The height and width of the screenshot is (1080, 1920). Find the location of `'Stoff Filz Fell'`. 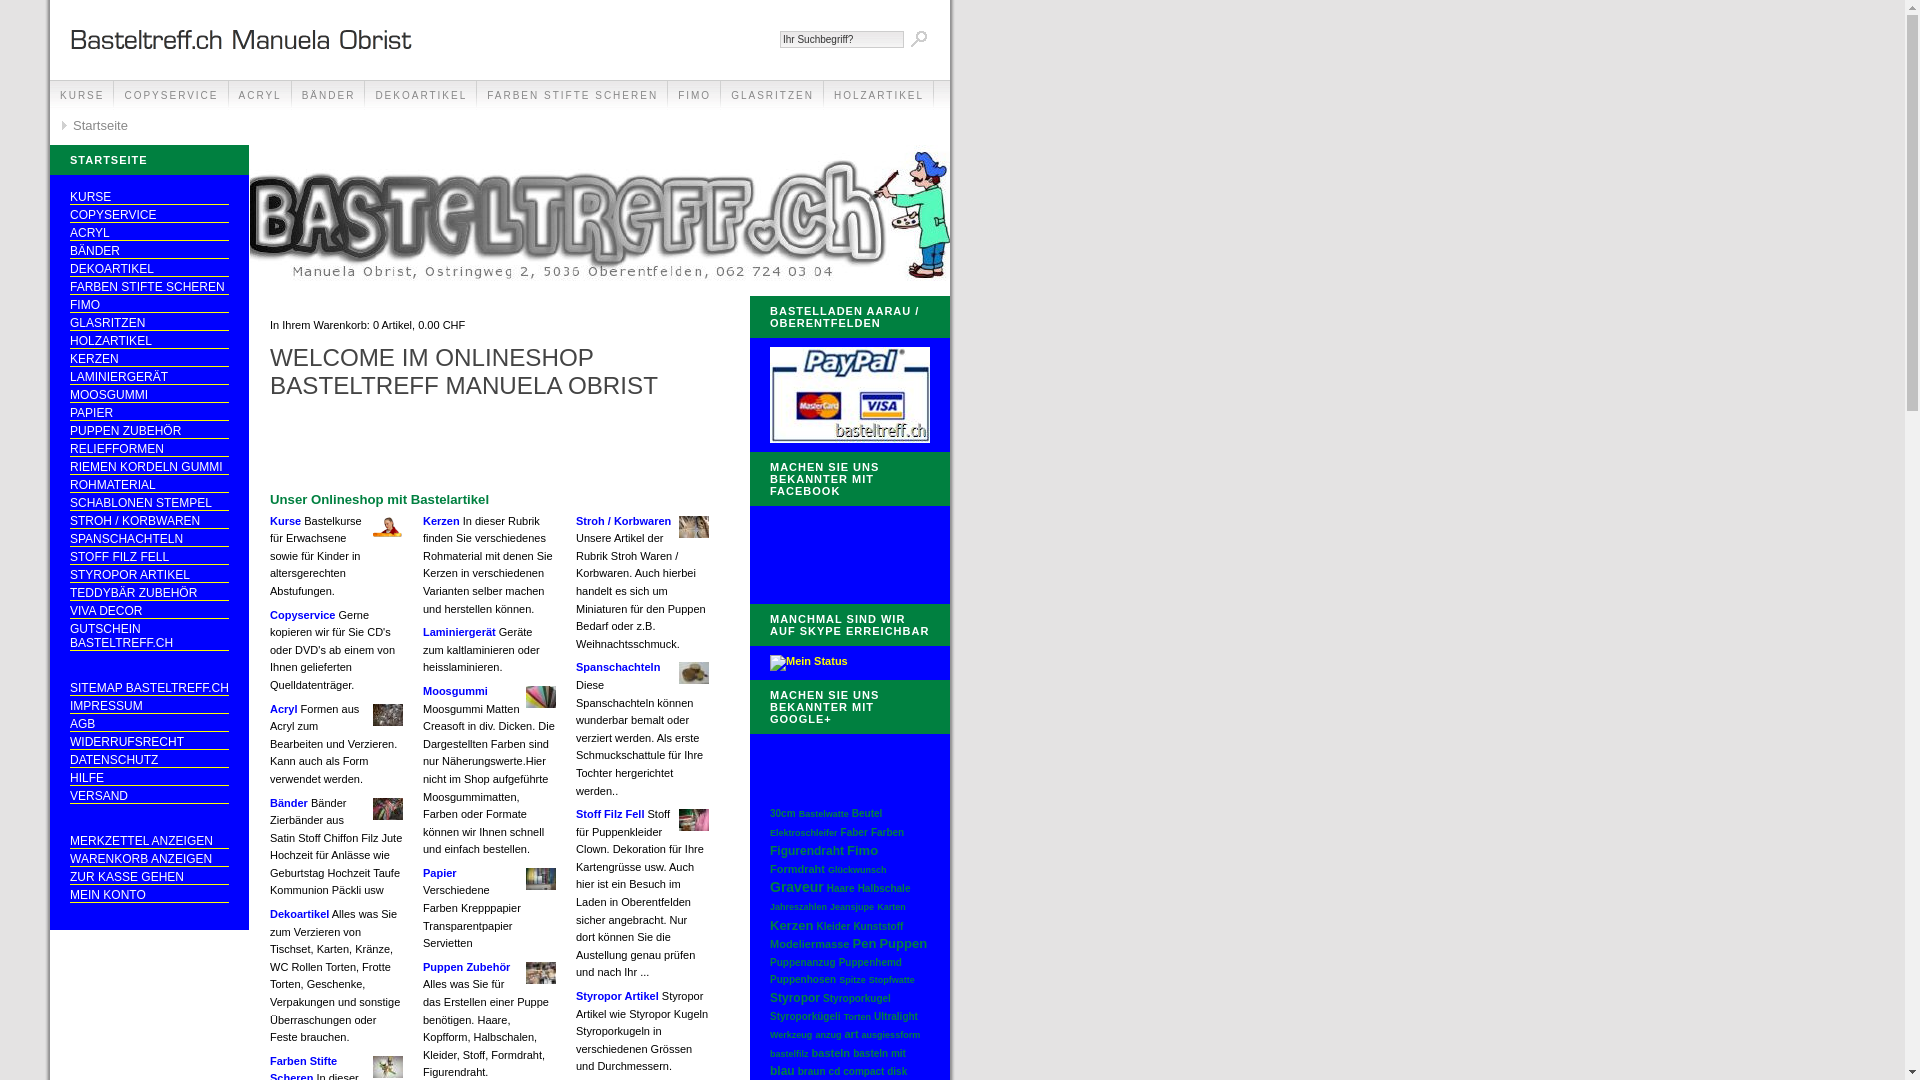

'Stoff Filz Fell' is located at coordinates (608, 813).